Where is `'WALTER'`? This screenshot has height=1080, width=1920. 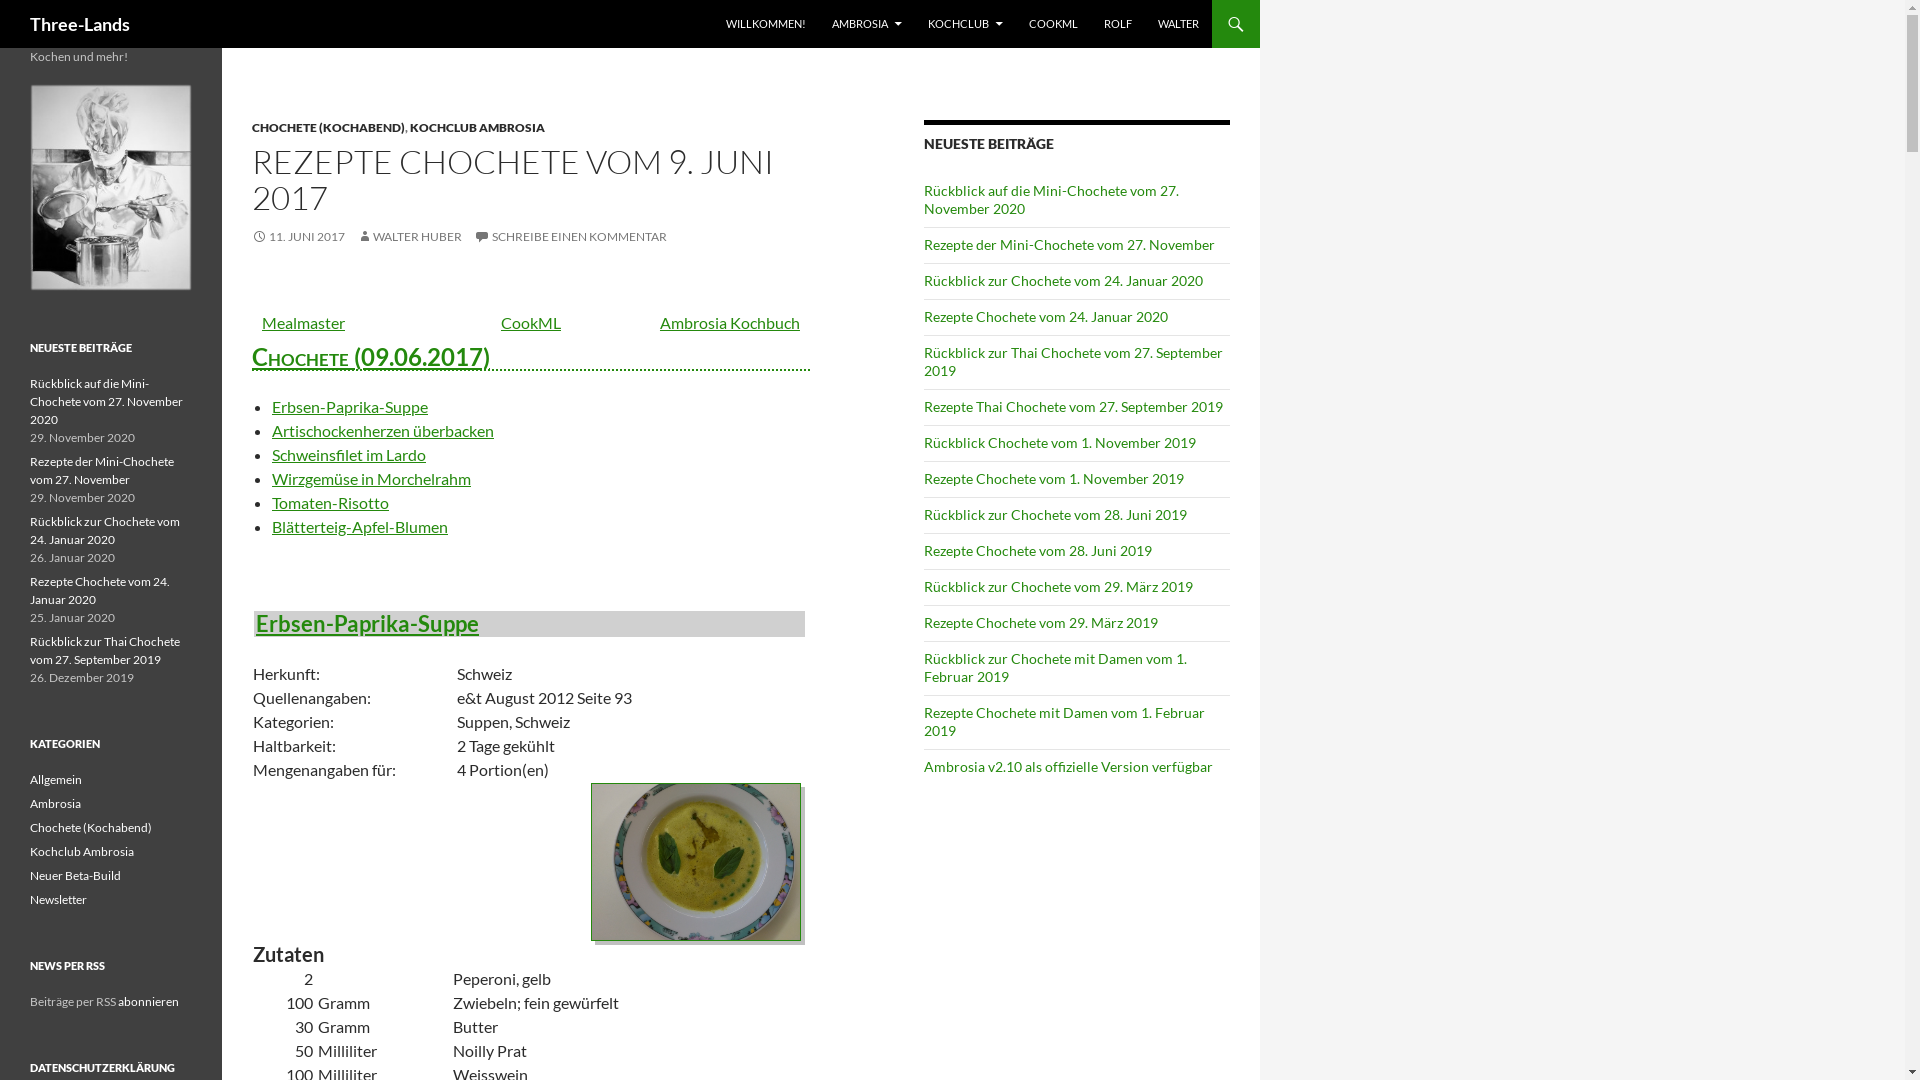
'WALTER' is located at coordinates (1178, 23).